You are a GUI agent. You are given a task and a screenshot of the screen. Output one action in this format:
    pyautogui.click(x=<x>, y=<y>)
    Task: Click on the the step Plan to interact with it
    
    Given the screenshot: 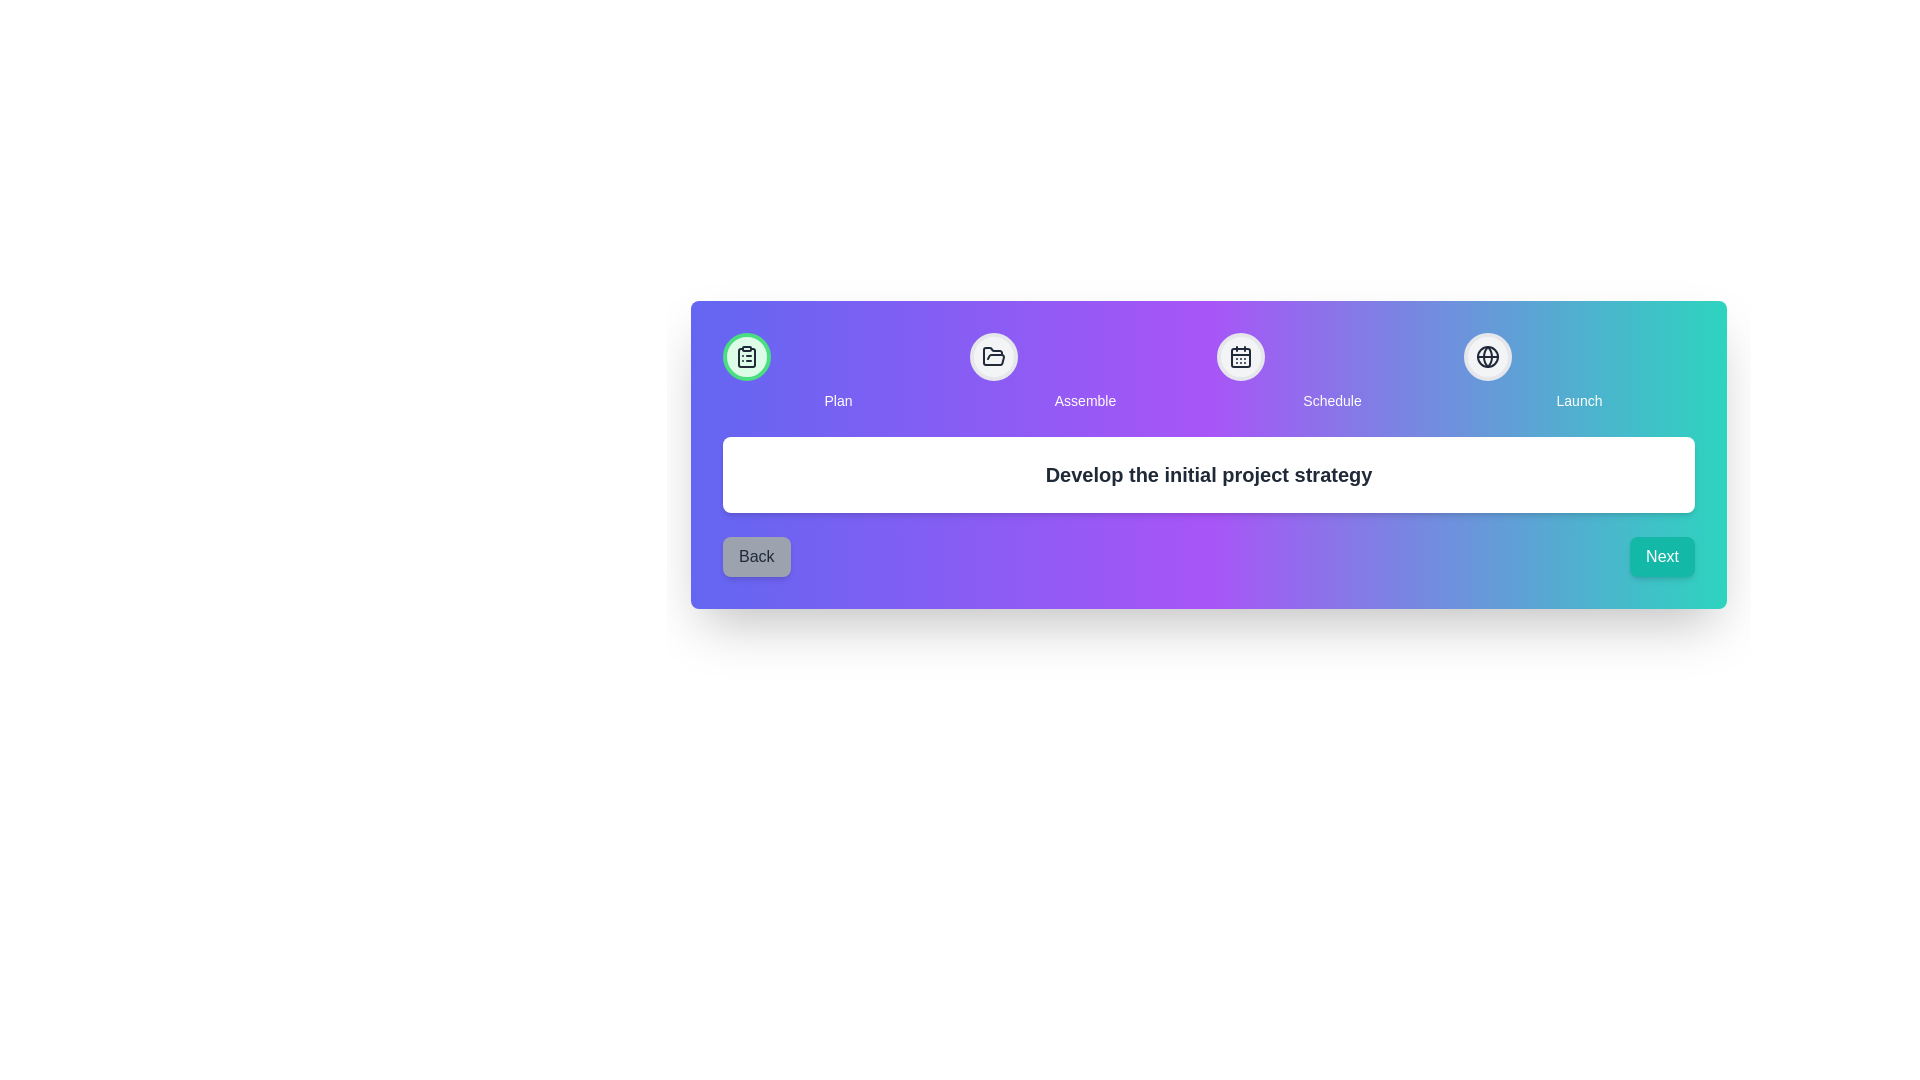 What is the action you would take?
    pyautogui.click(x=746, y=356)
    